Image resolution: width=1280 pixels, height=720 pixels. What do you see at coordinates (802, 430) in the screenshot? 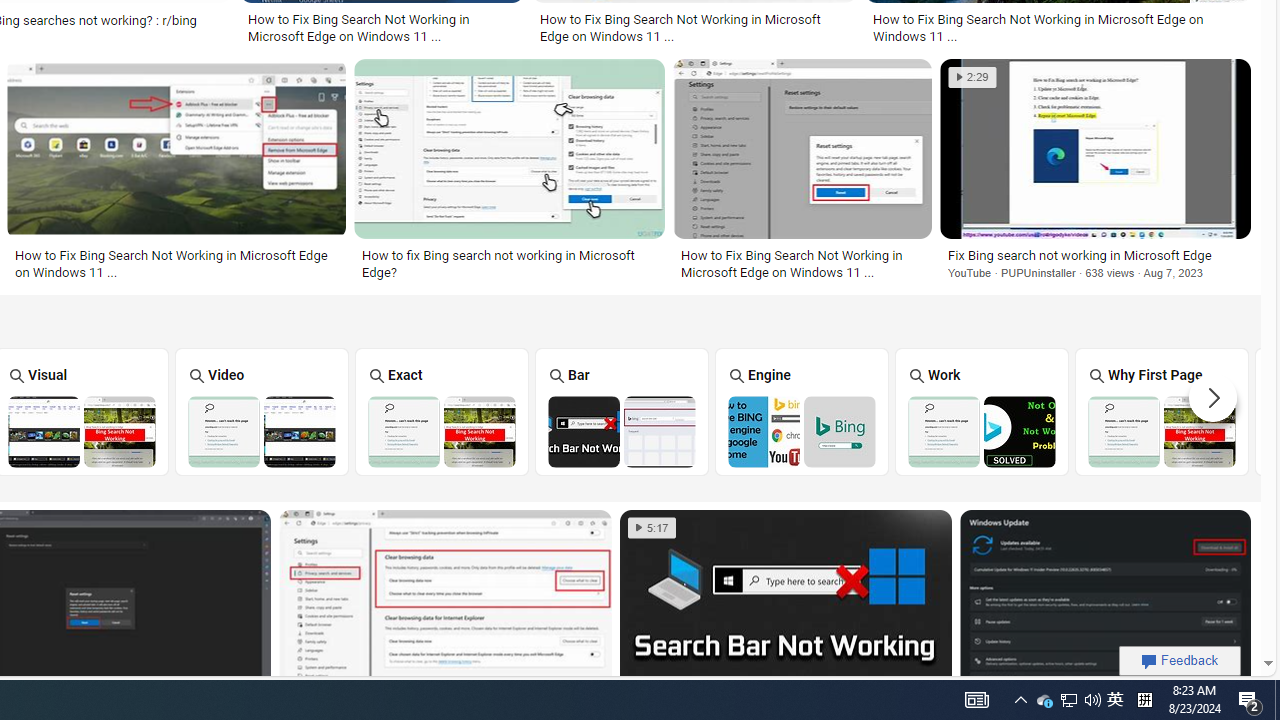
I see `'Bing Search Engine Not Working'` at bounding box center [802, 430].